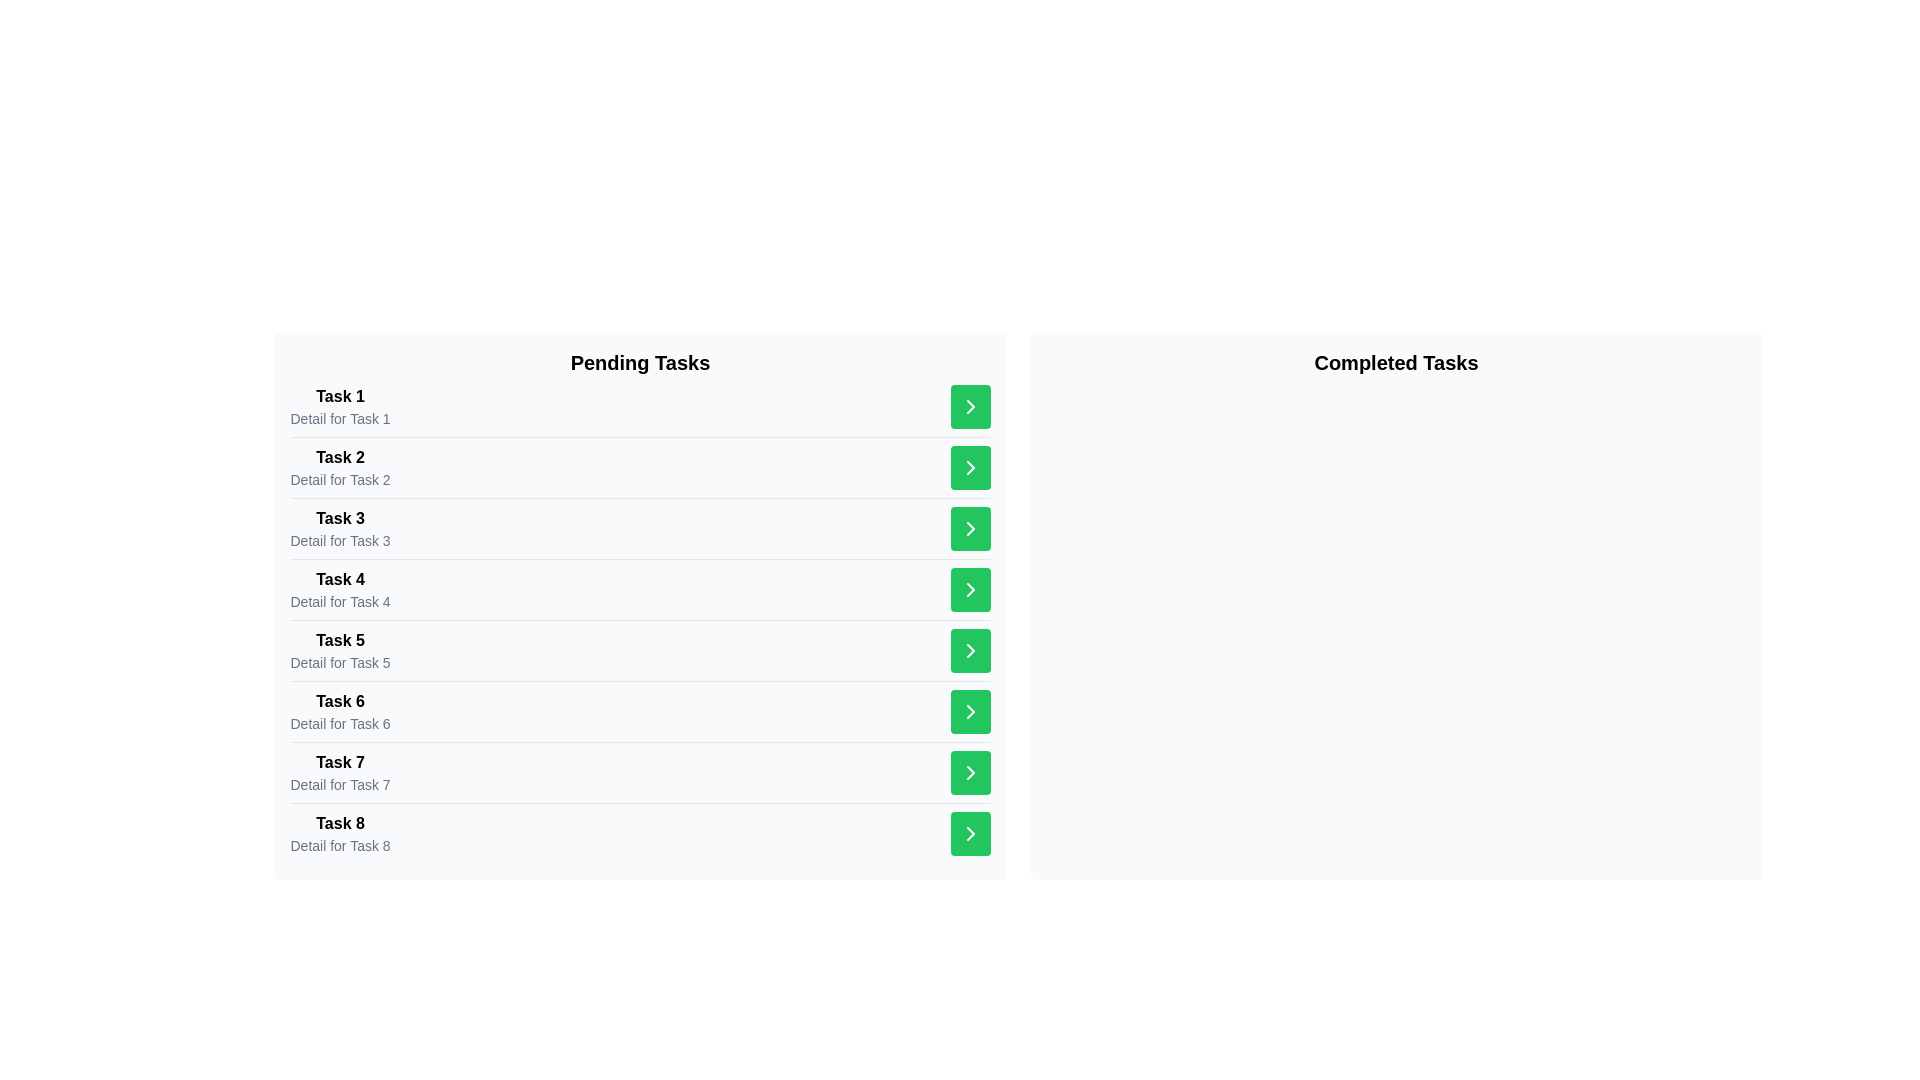 Image resolution: width=1920 pixels, height=1080 pixels. What do you see at coordinates (970, 771) in the screenshot?
I see `the right-chevron graphical icon button located on the right side of the row labeled 'Task 8'` at bounding box center [970, 771].